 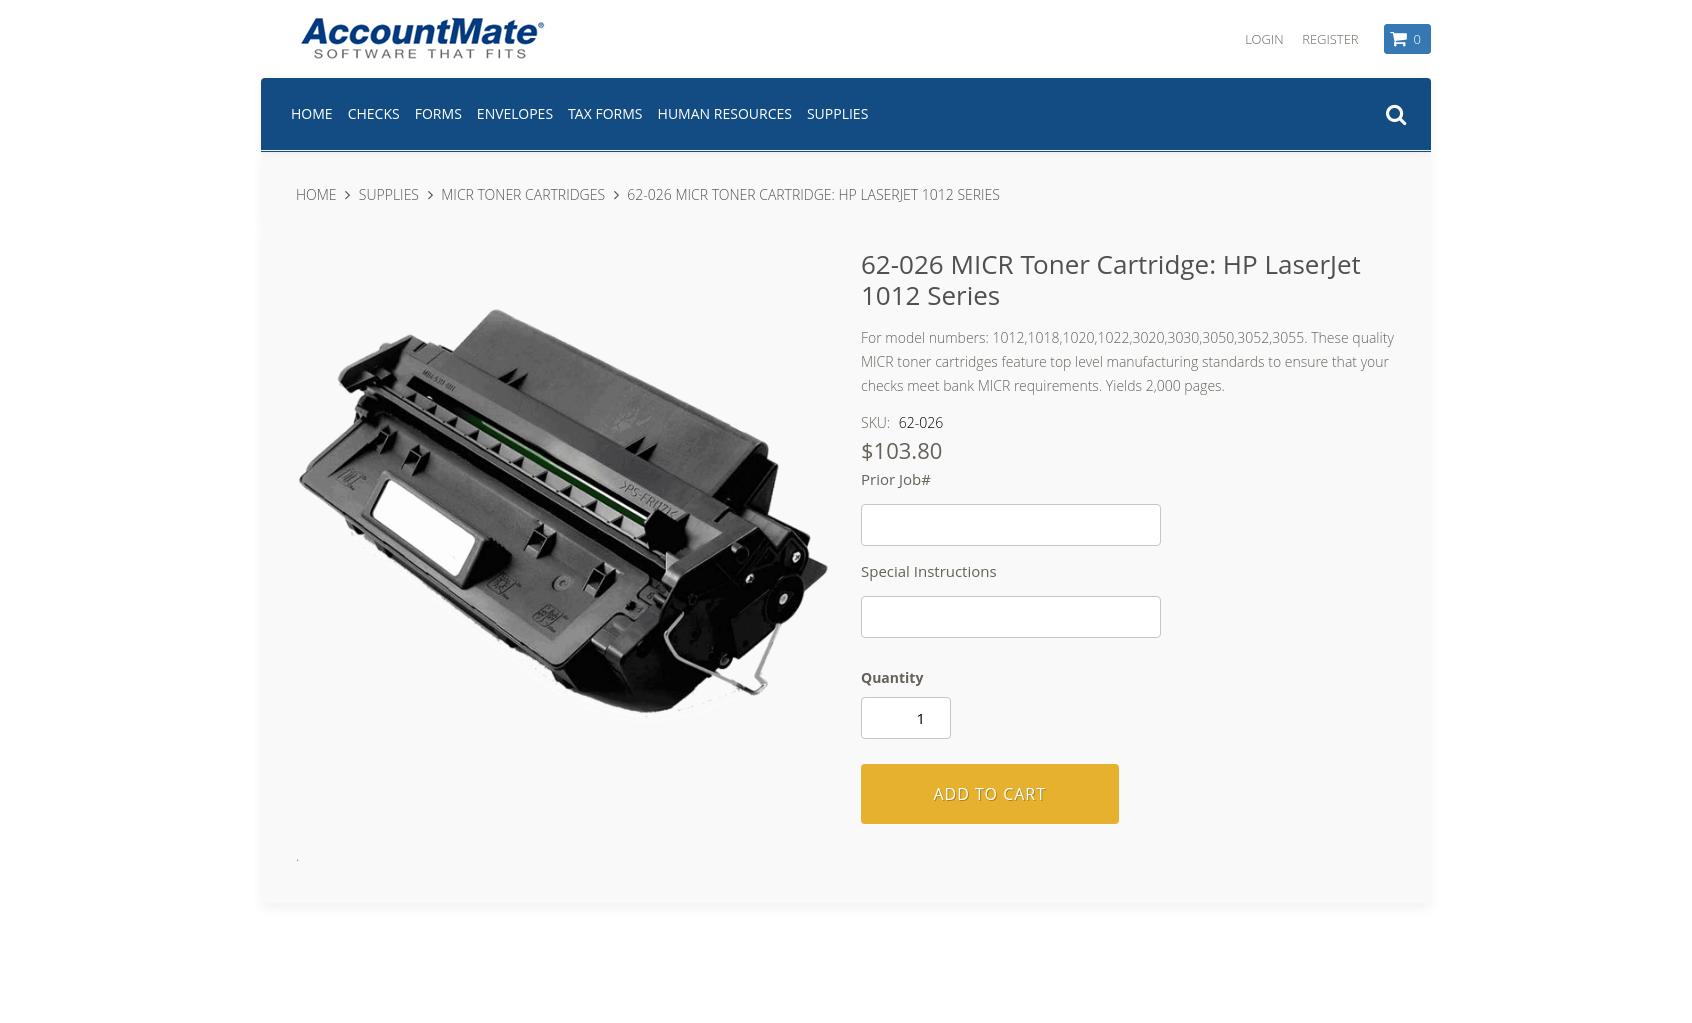 I want to click on 'Special Instructions', so click(x=928, y=570).